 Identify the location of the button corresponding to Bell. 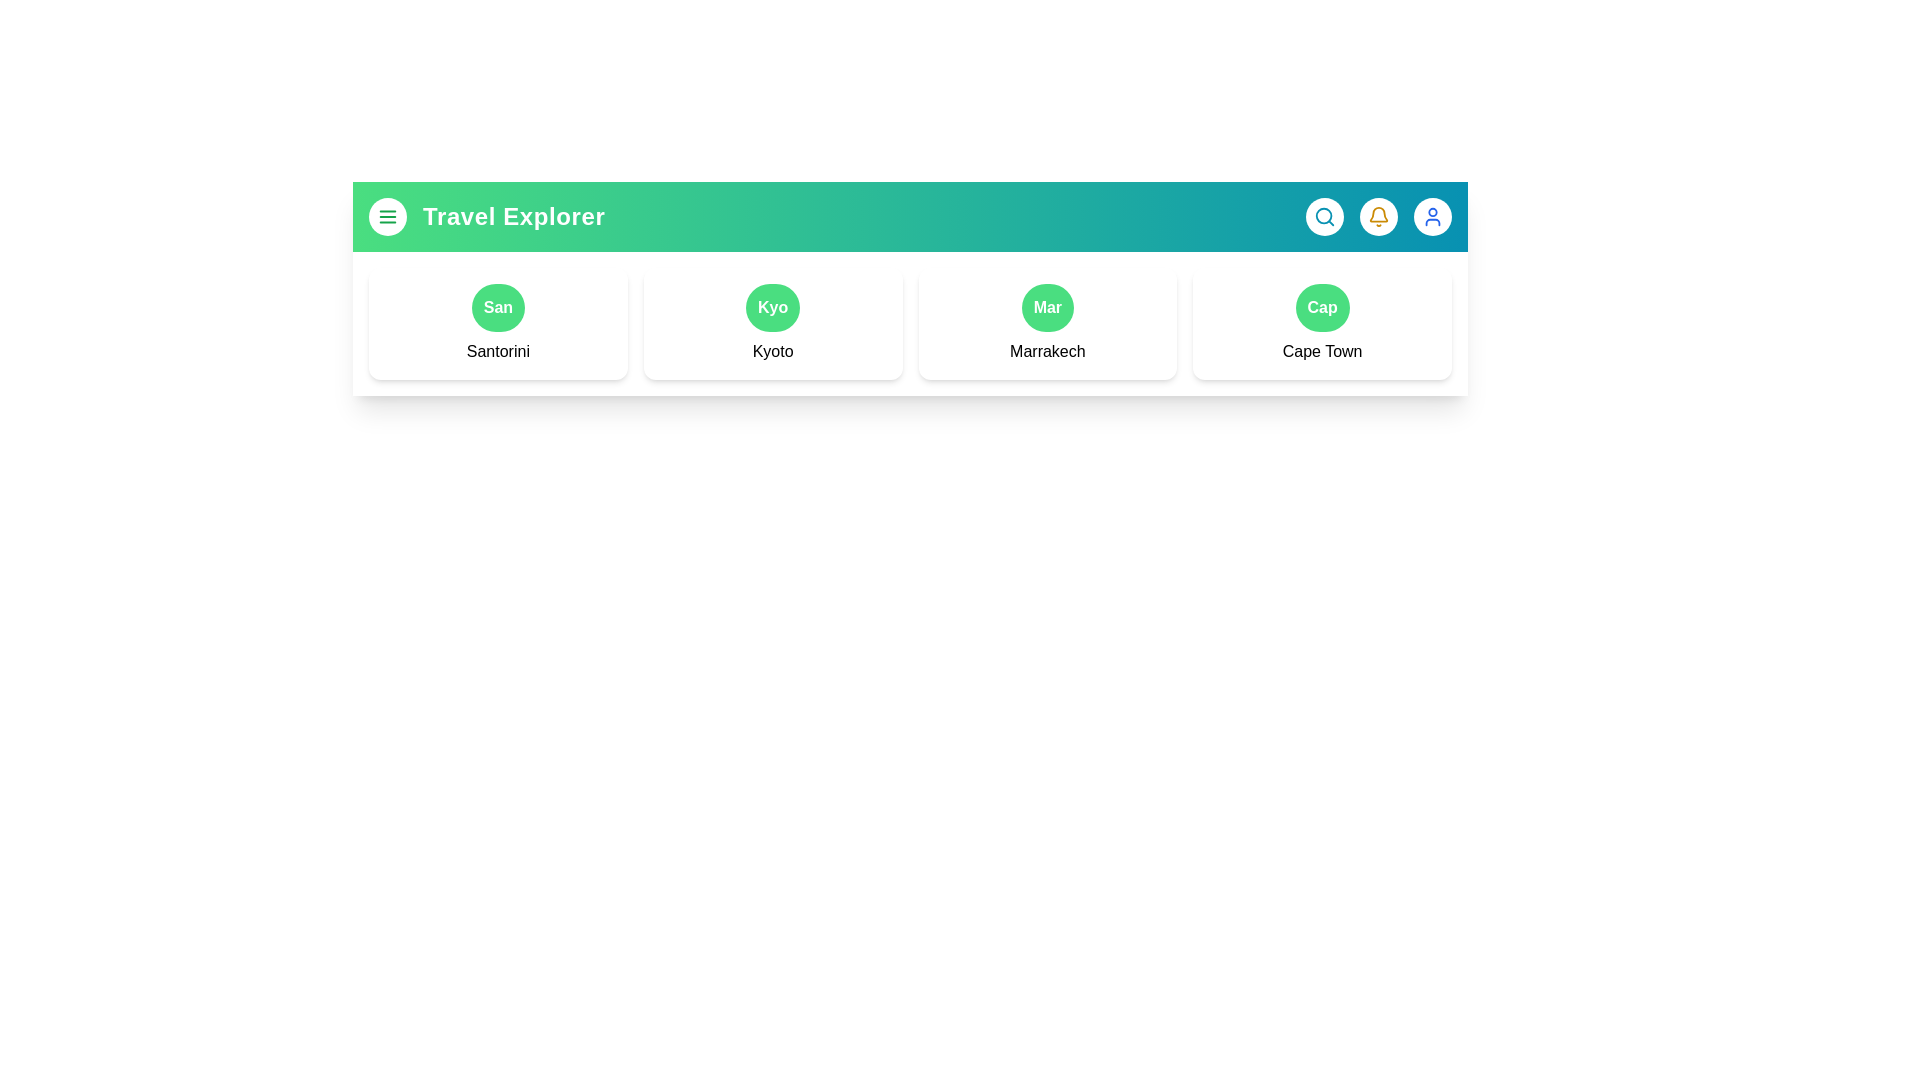
(1377, 216).